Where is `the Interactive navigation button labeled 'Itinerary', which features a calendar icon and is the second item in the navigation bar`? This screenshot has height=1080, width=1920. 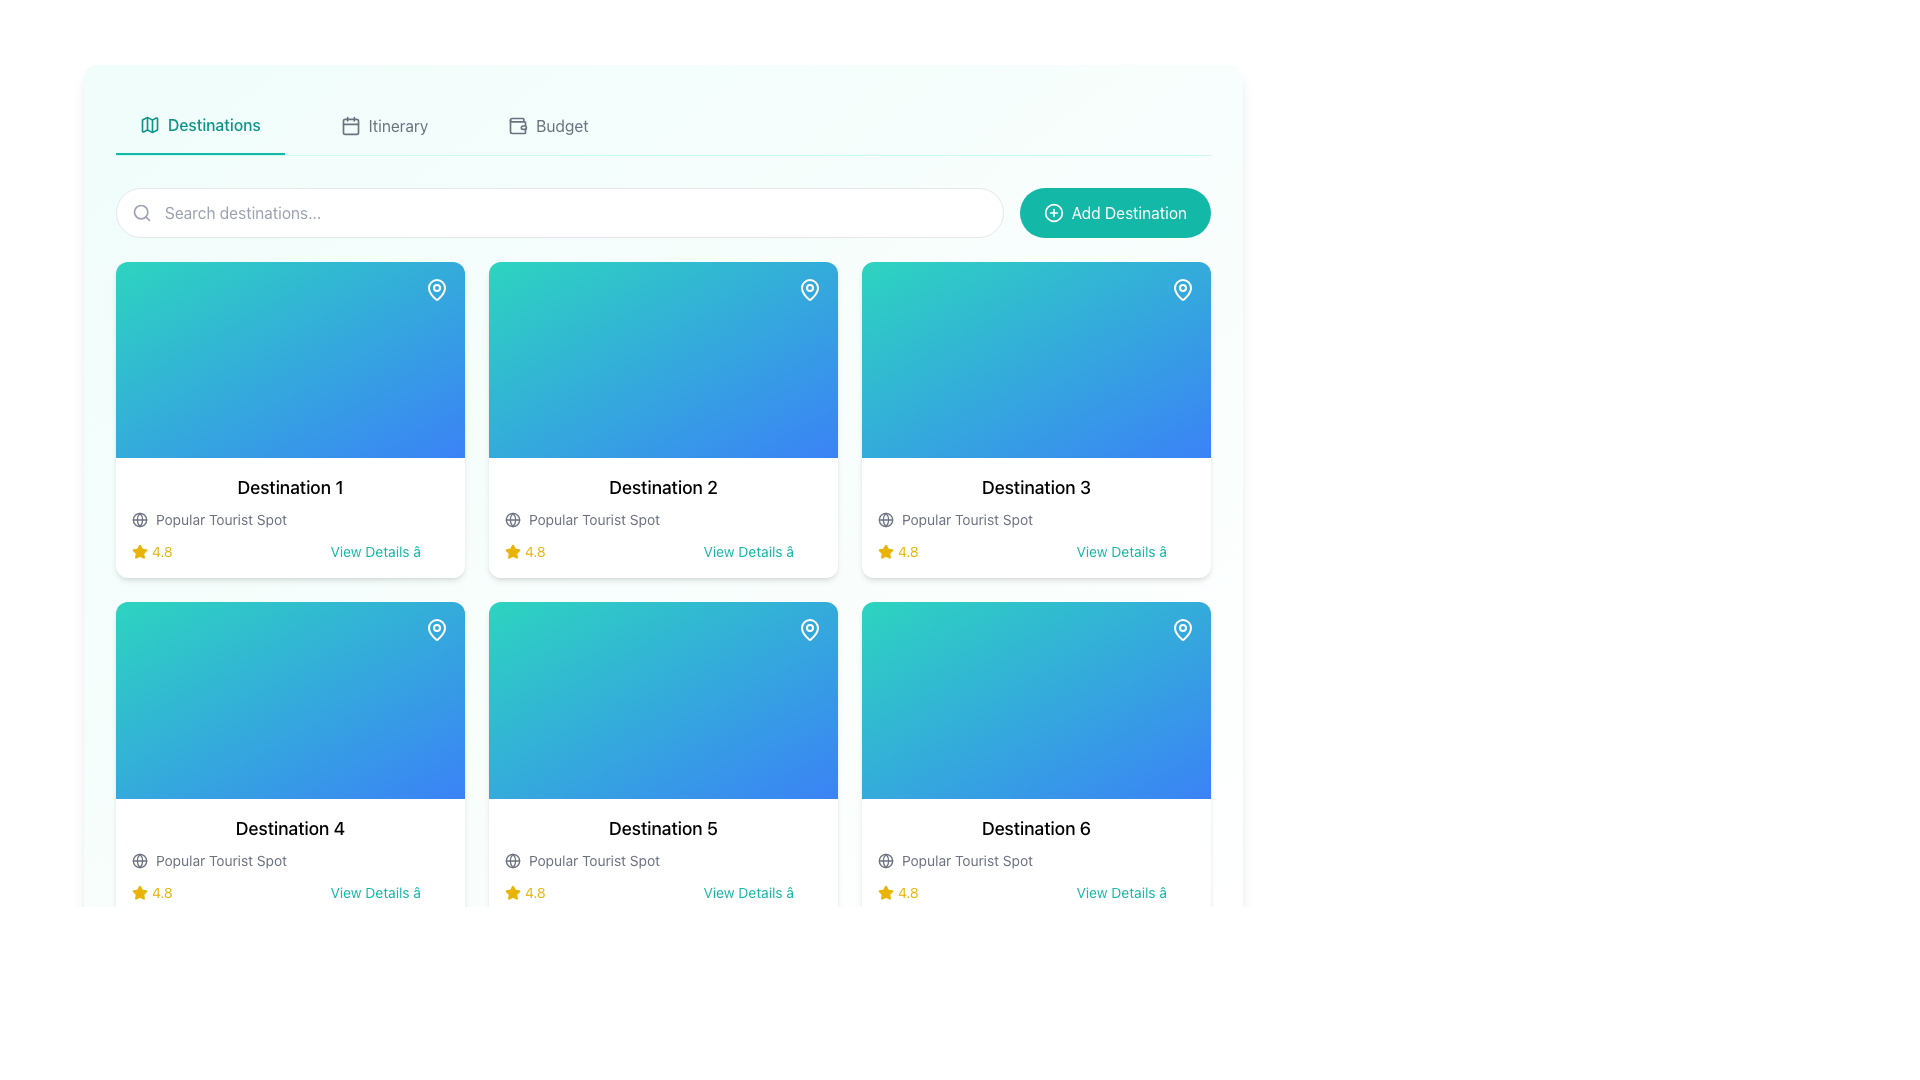
the Interactive navigation button labeled 'Itinerary', which features a calendar icon and is the second item in the navigation bar is located at coordinates (384, 126).